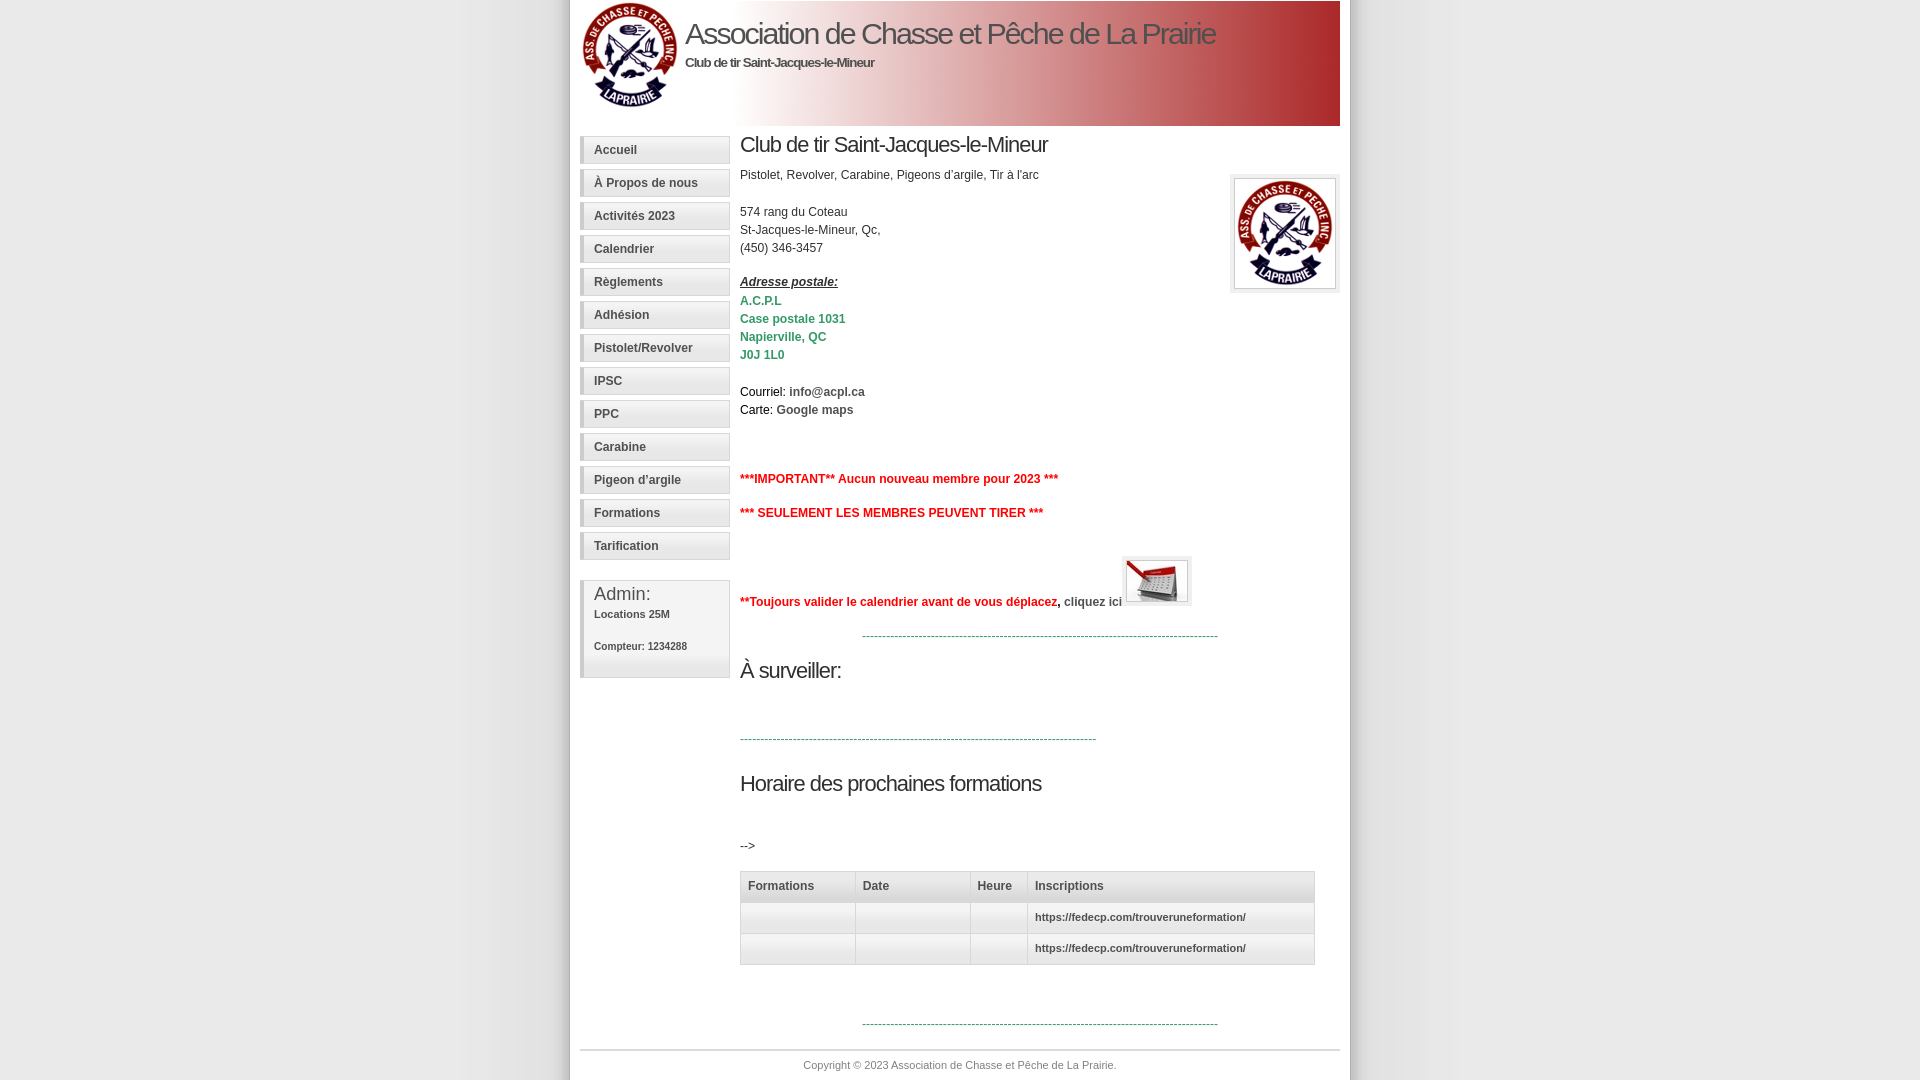  I want to click on 'Accueil', so click(654, 149).